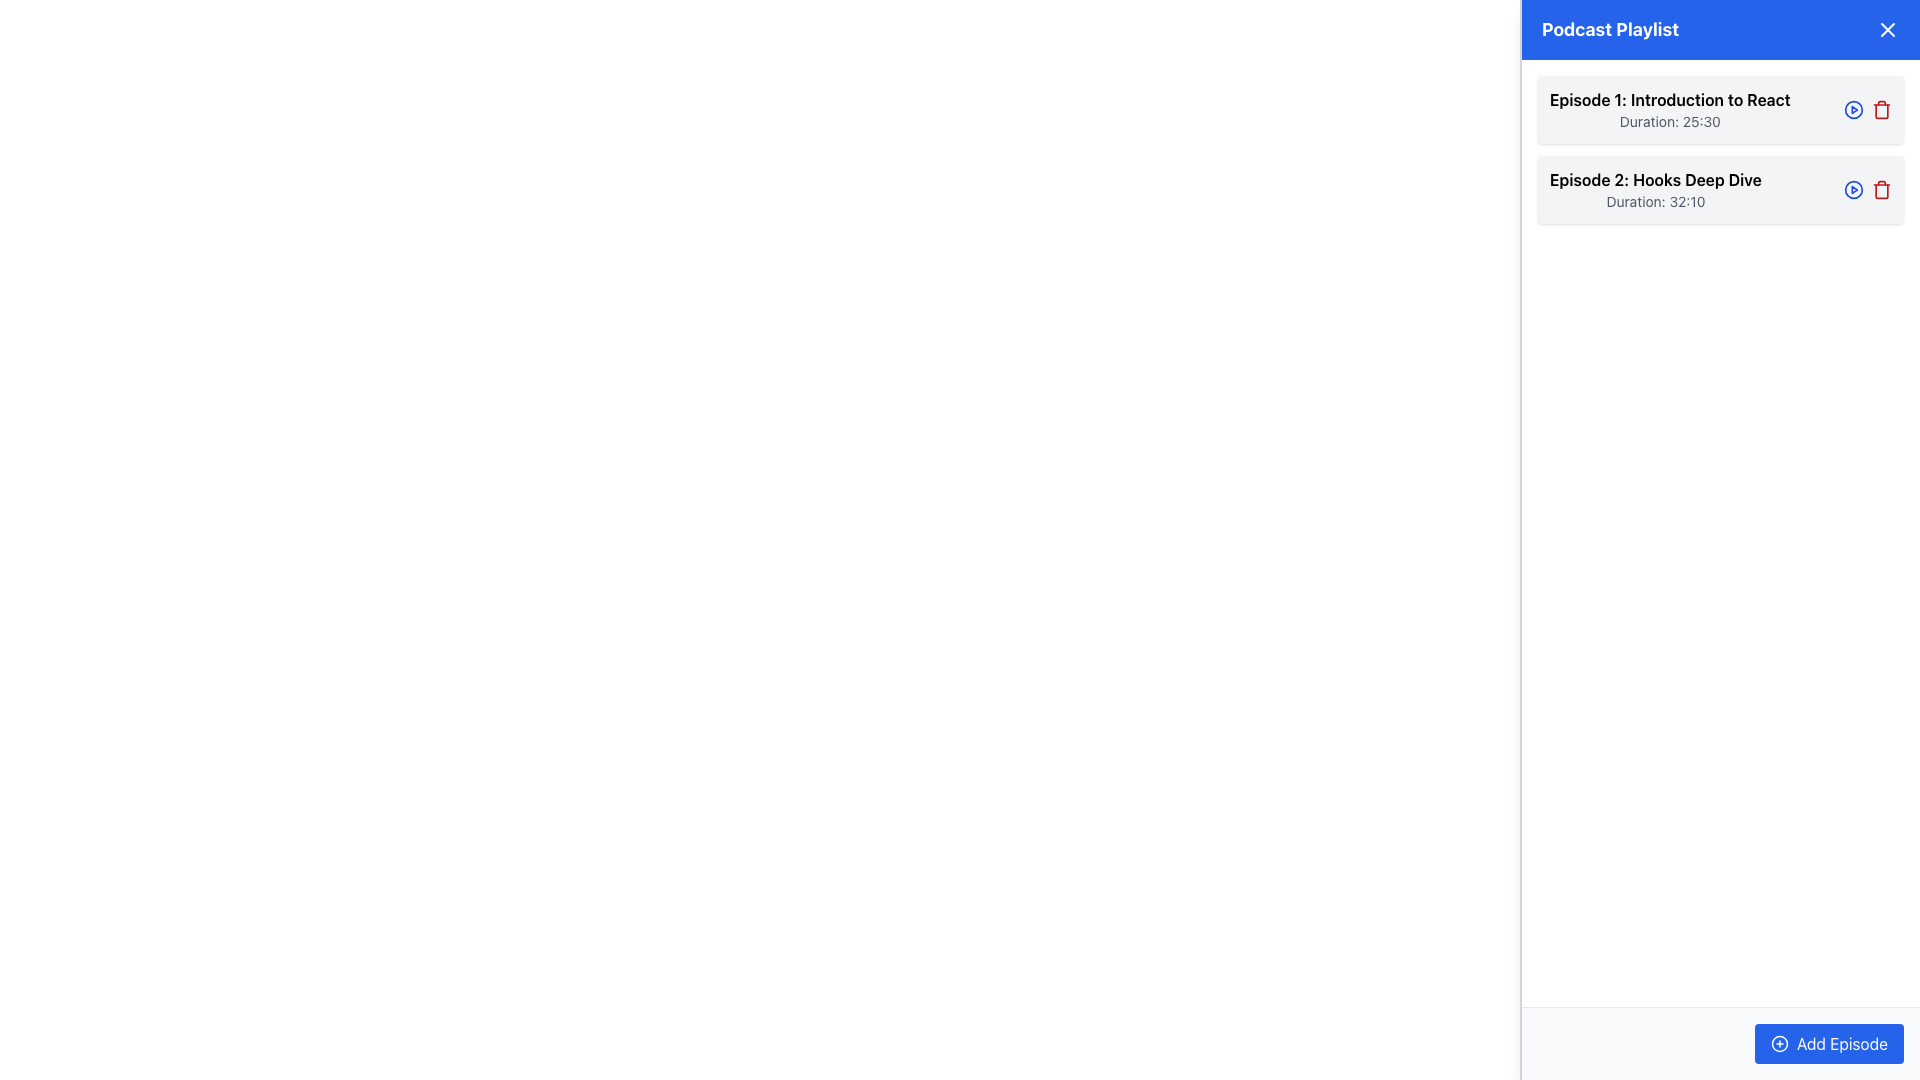 The width and height of the screenshot is (1920, 1080). What do you see at coordinates (1670, 100) in the screenshot?
I see `the text label that serves as the header for the first episode in the podcast playlist, positioned above 'Duration: 25:30'` at bounding box center [1670, 100].